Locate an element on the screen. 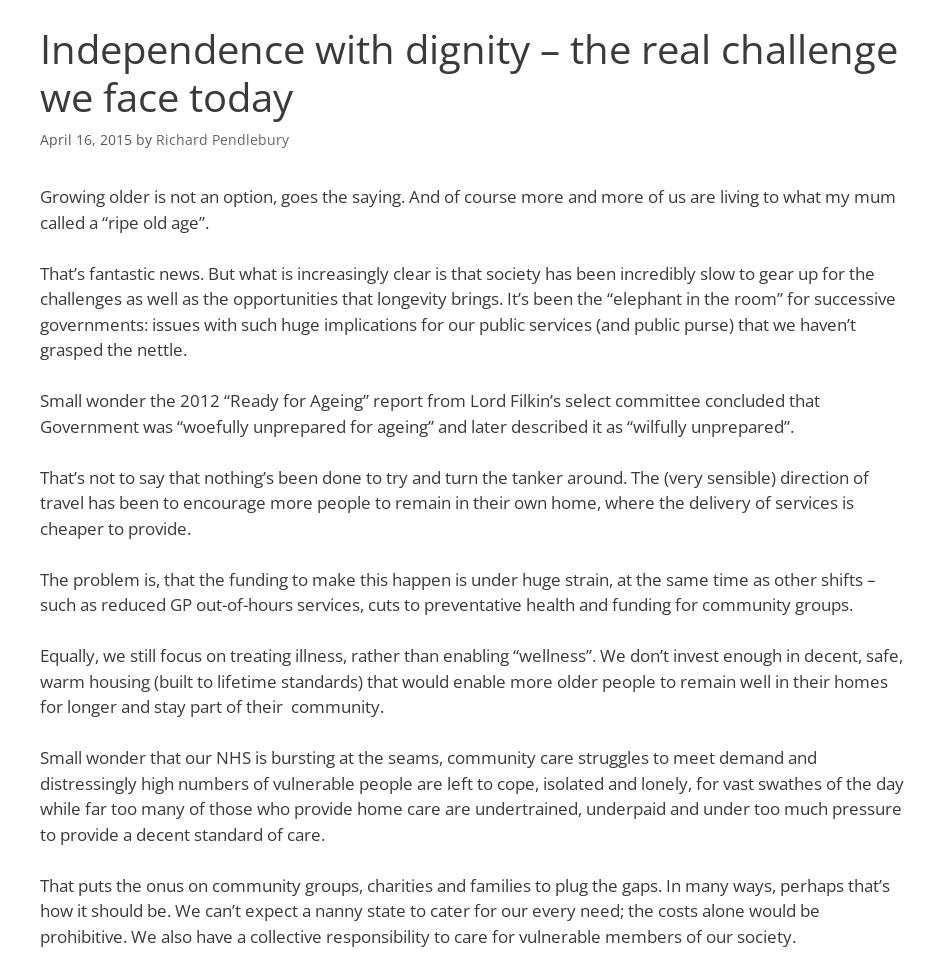 The width and height of the screenshot is (950, 955). 'Richard Pendlebury' is located at coordinates (155, 137).